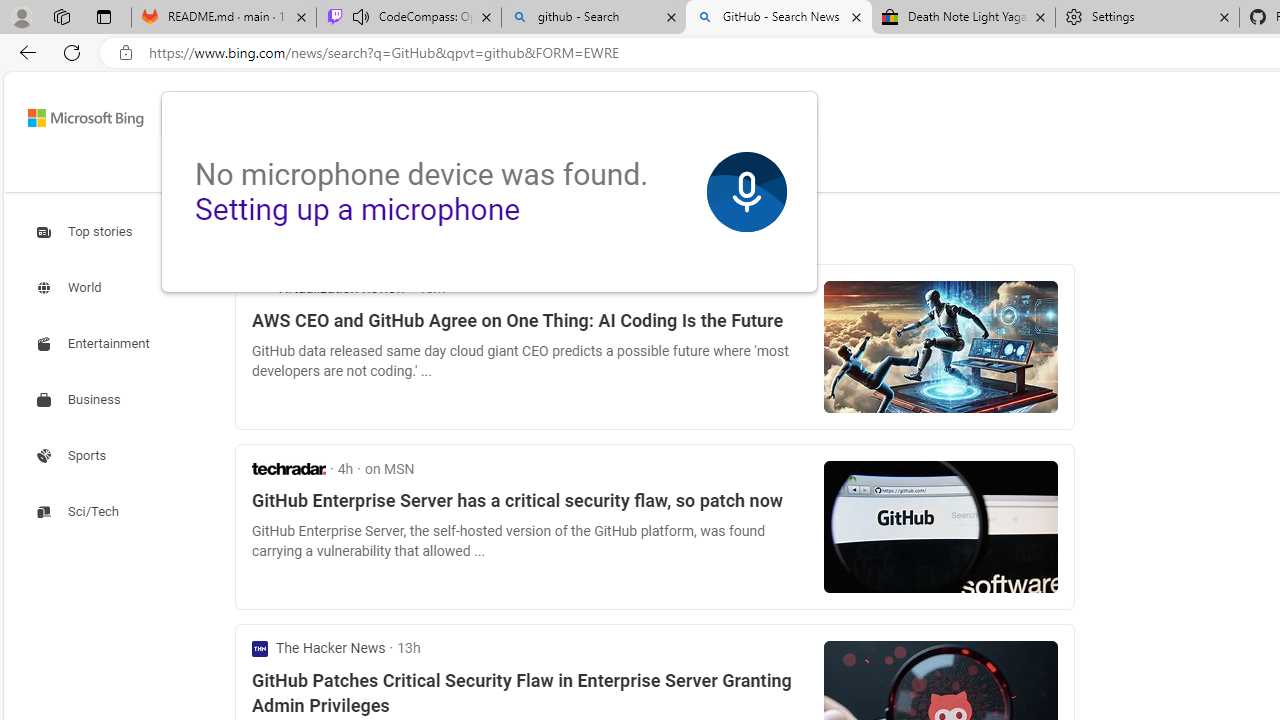  What do you see at coordinates (397, 231) in the screenshot?
I see `'Best match'` at bounding box center [397, 231].